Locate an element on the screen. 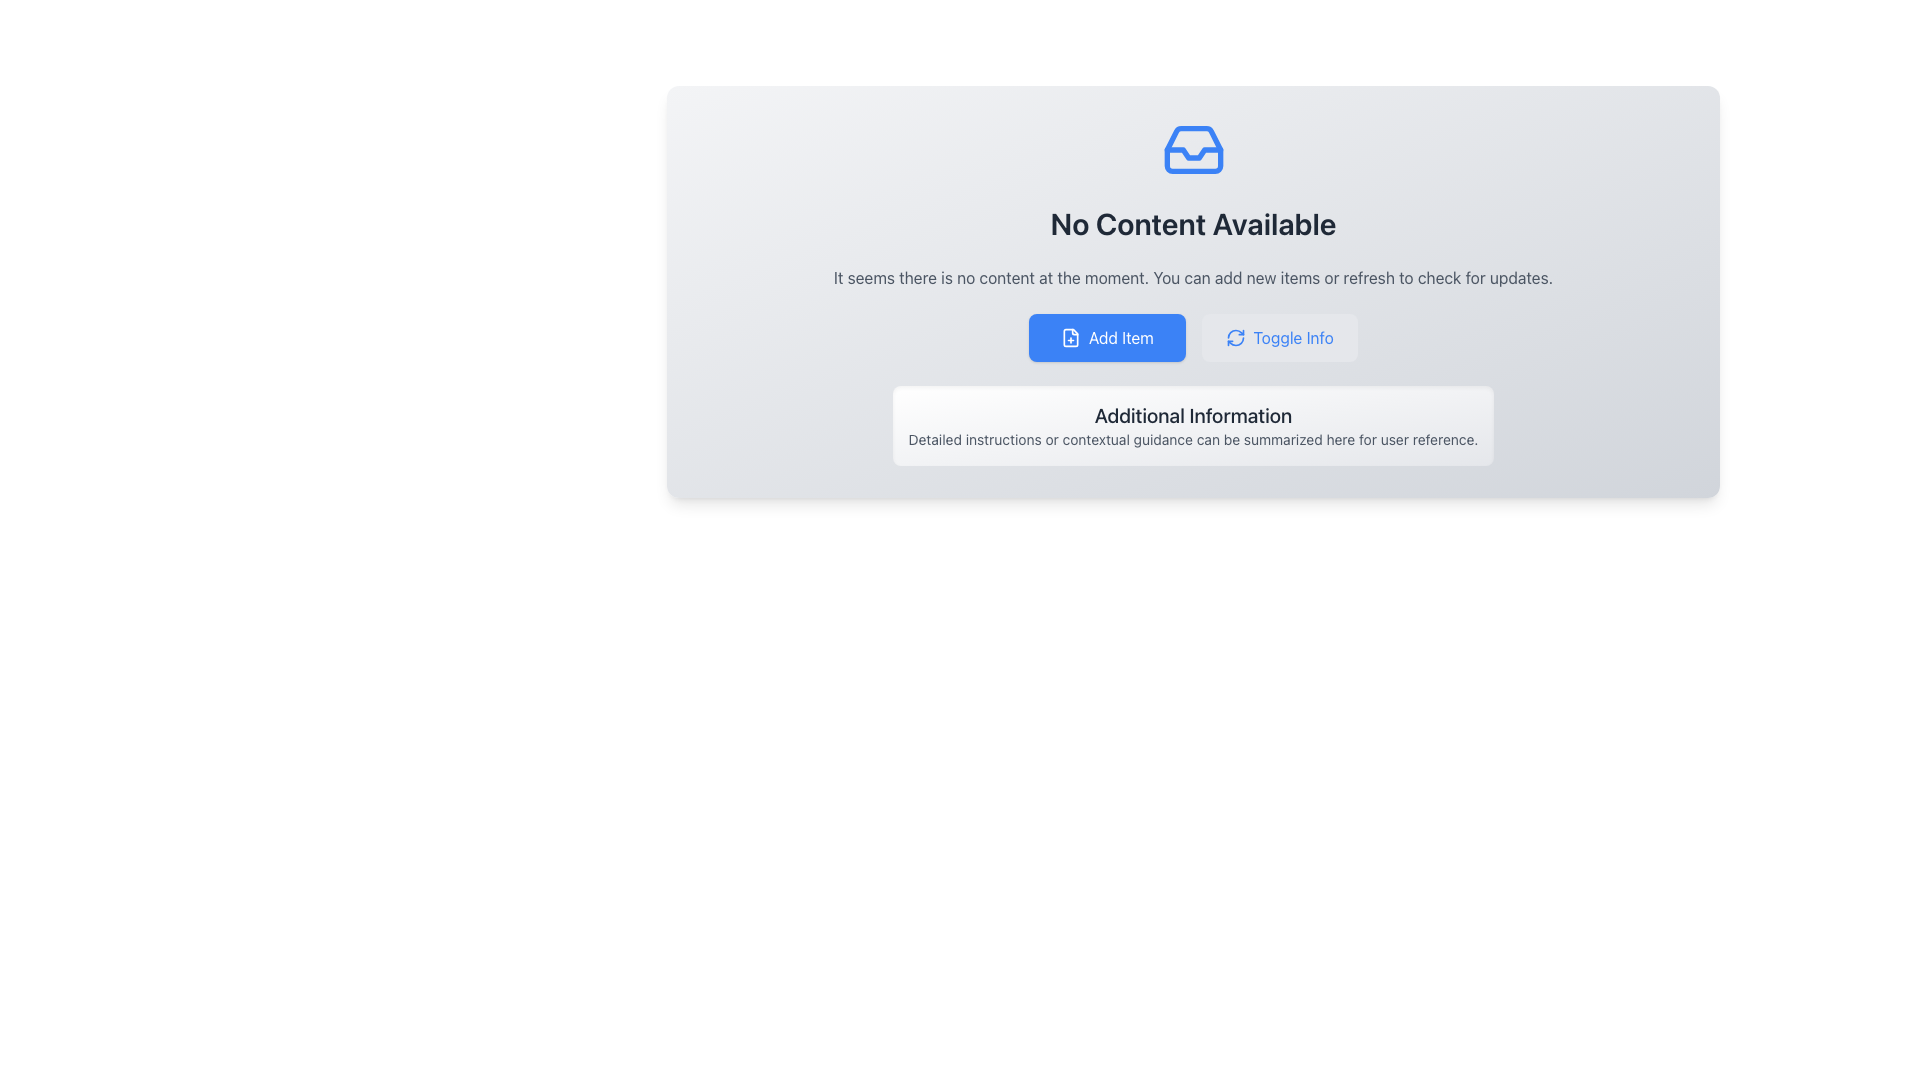  the 'Toggle Info' button, which has a light gray background, blue text, and a circular arrow icon on its left is located at coordinates (1277, 337).